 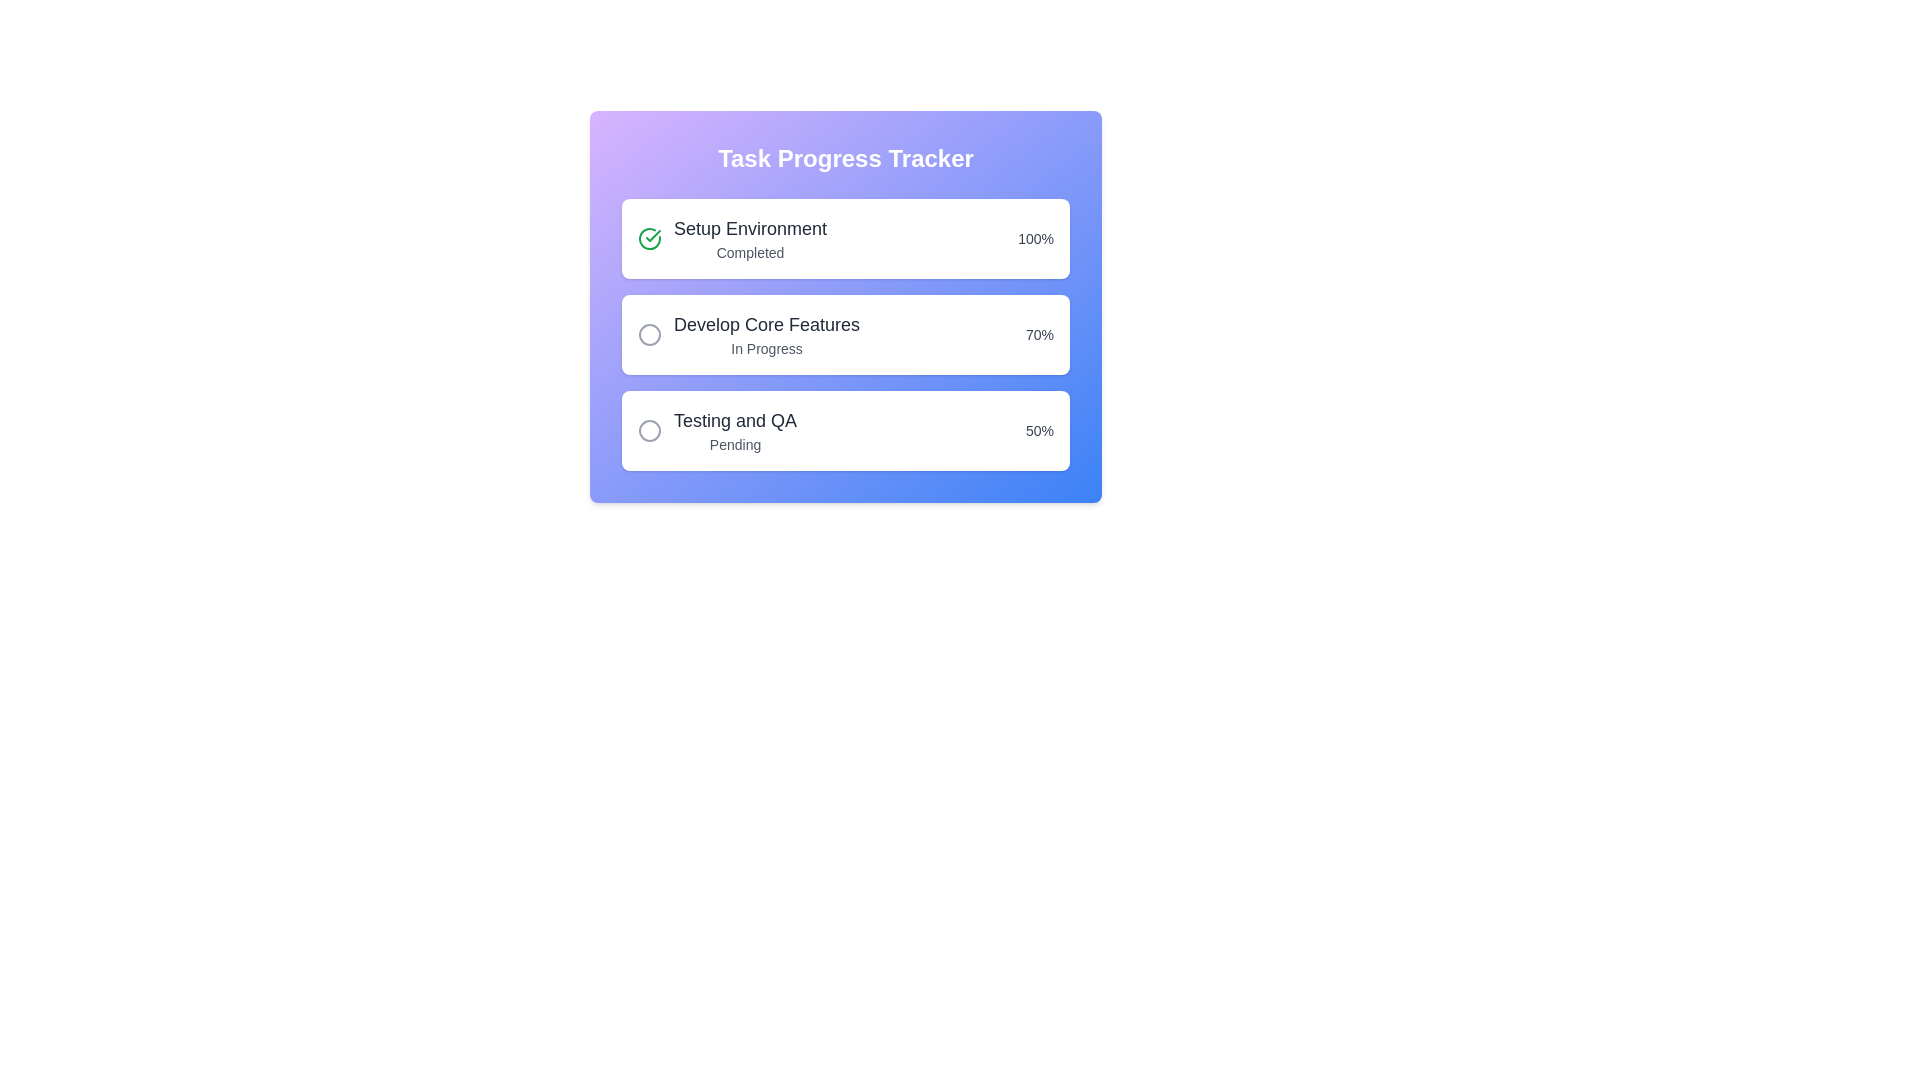 What do you see at coordinates (749, 238) in the screenshot?
I see `the static text component displaying 'Setup Environment' and 'Completed' in the 'Task Progress Tracker' card, which is the first row of completed tasks` at bounding box center [749, 238].